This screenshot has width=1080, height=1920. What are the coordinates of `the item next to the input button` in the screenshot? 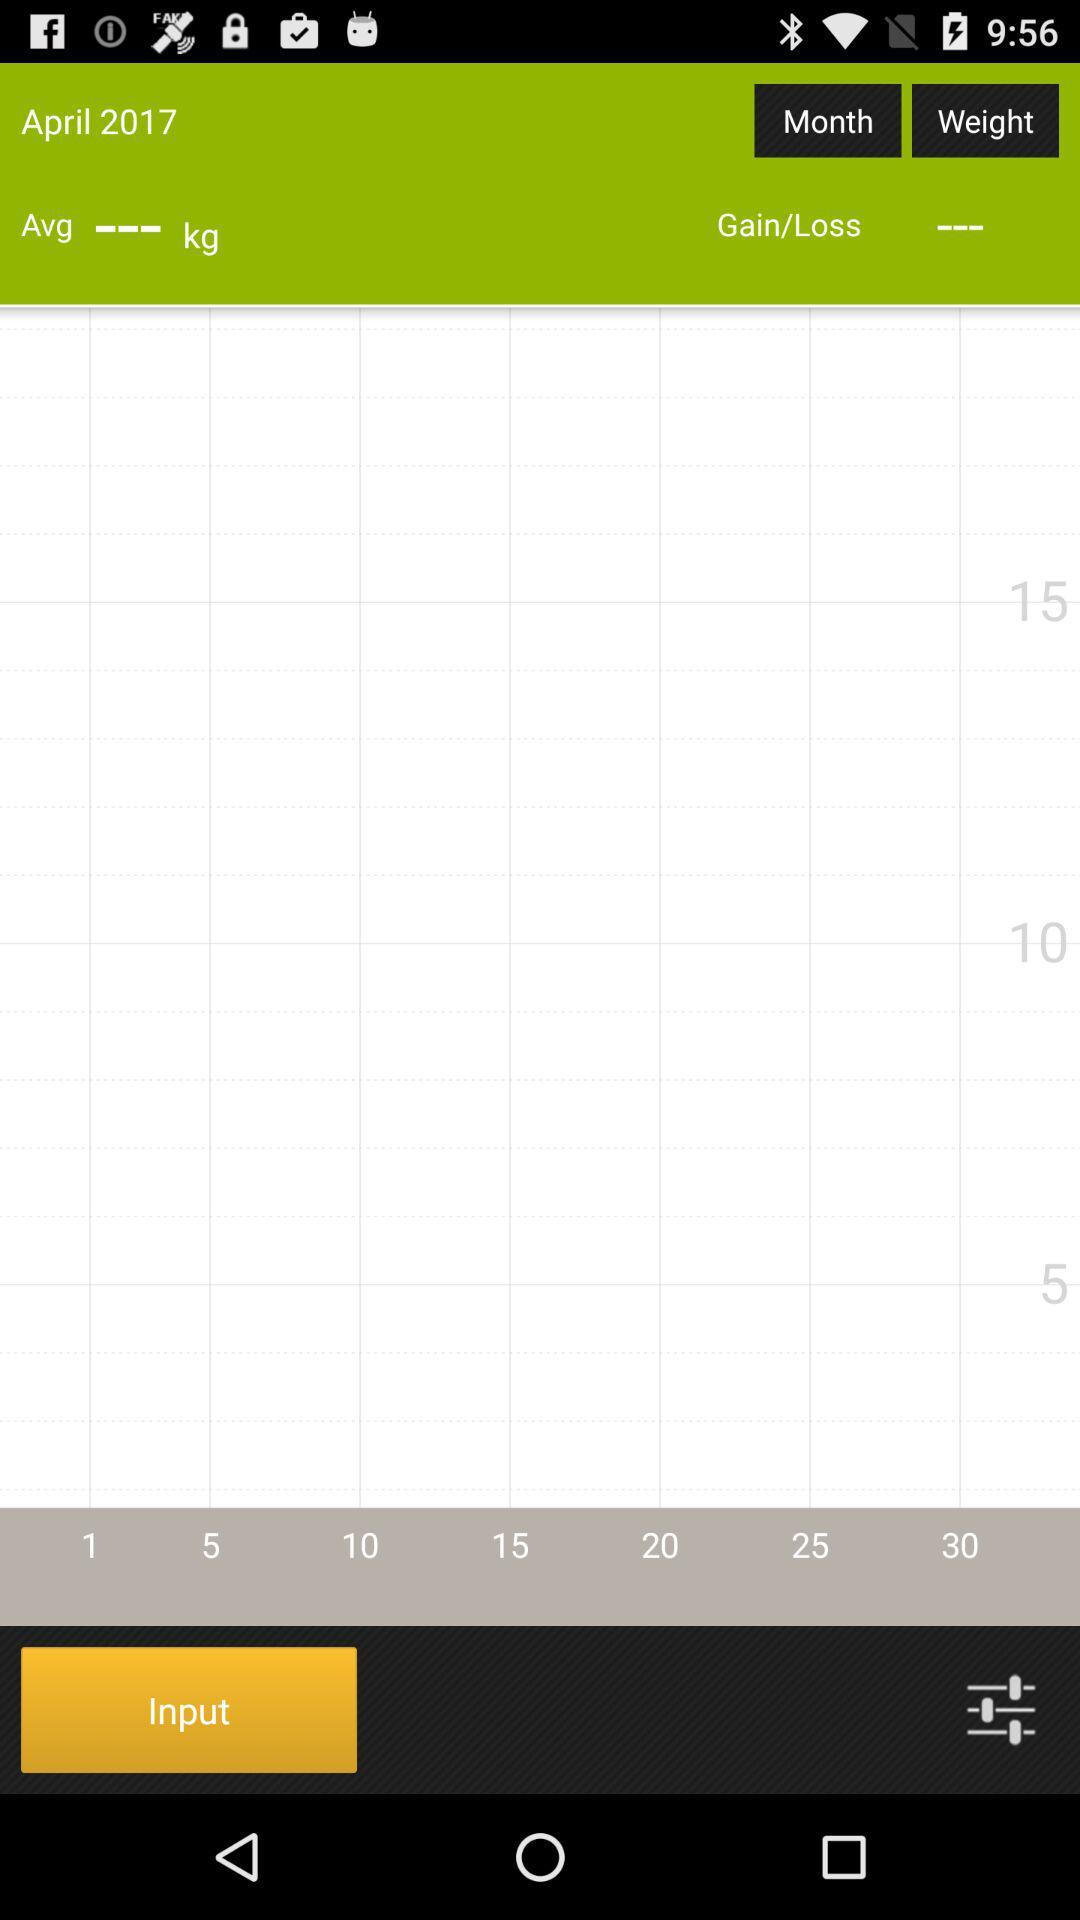 It's located at (1001, 1708).